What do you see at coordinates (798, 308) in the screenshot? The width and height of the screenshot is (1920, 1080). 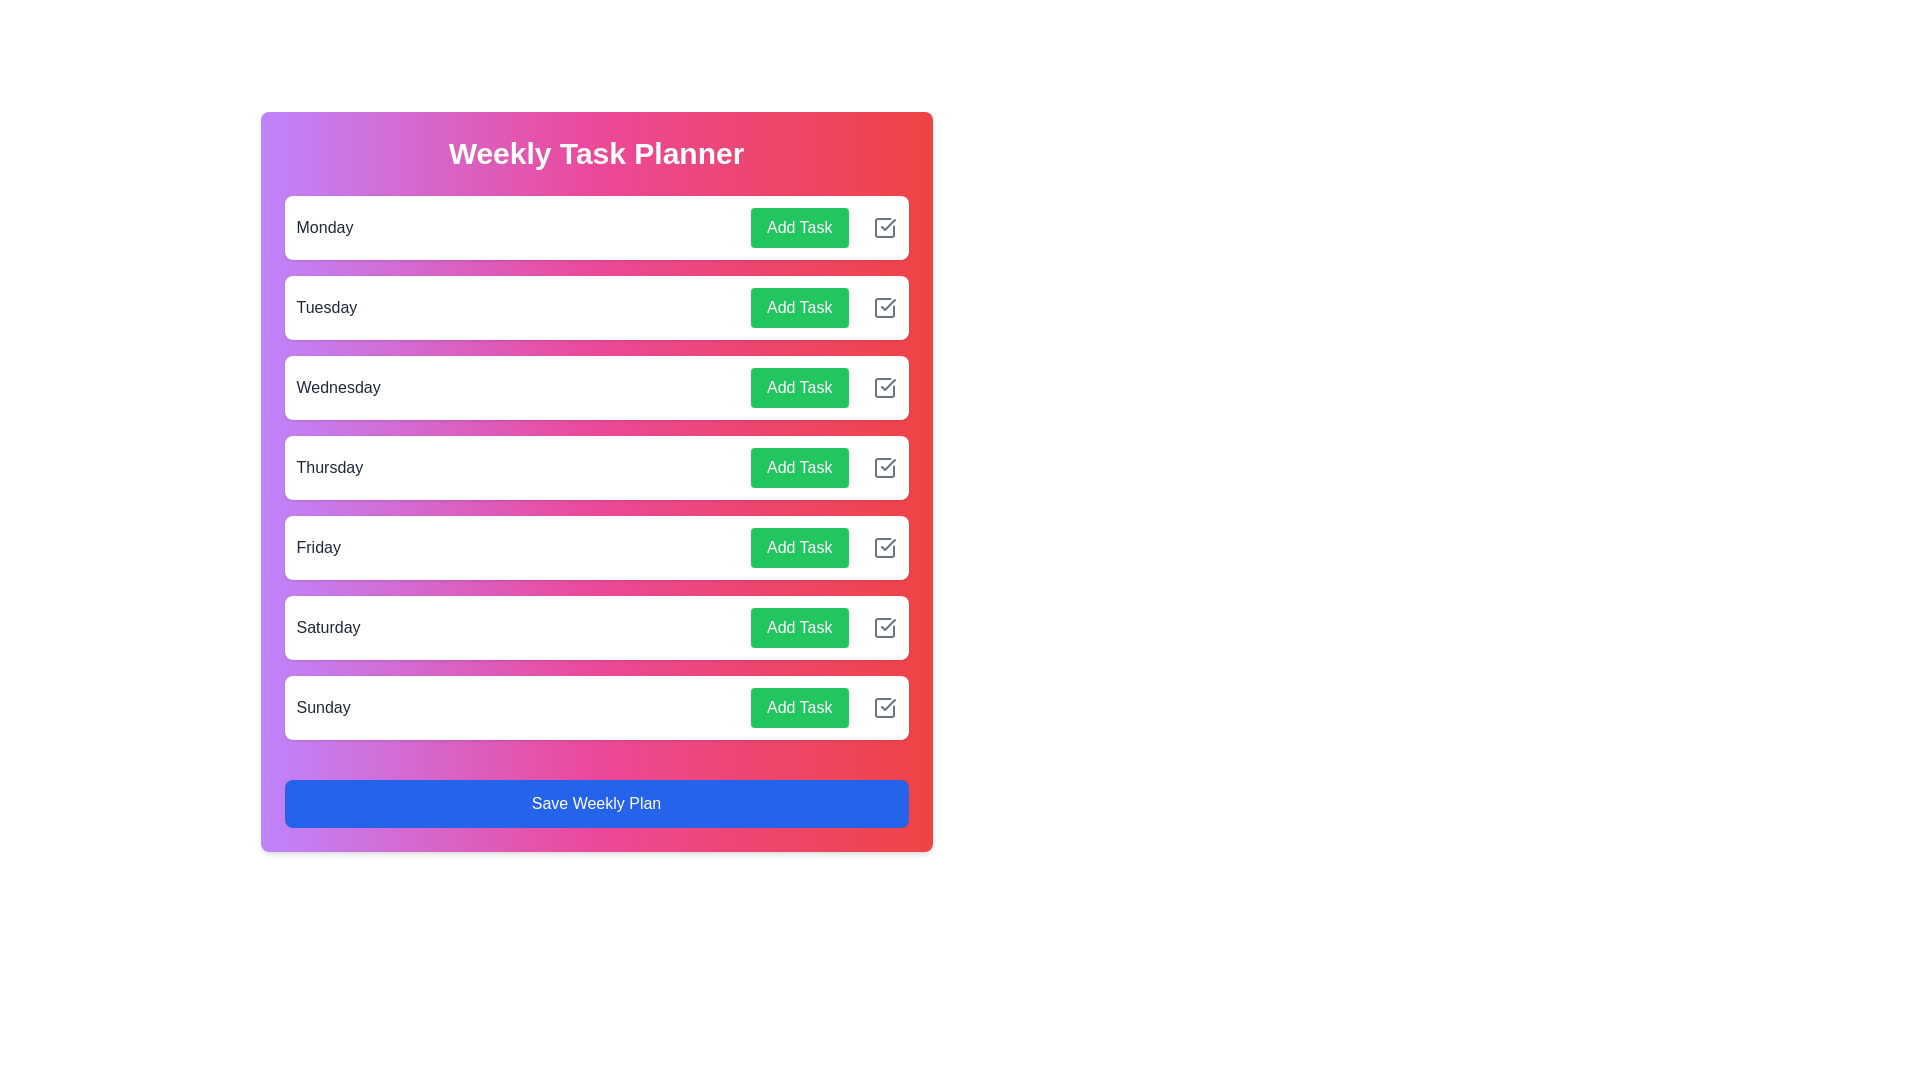 I see `the 'Add Task' button for Tuesday` at bounding box center [798, 308].